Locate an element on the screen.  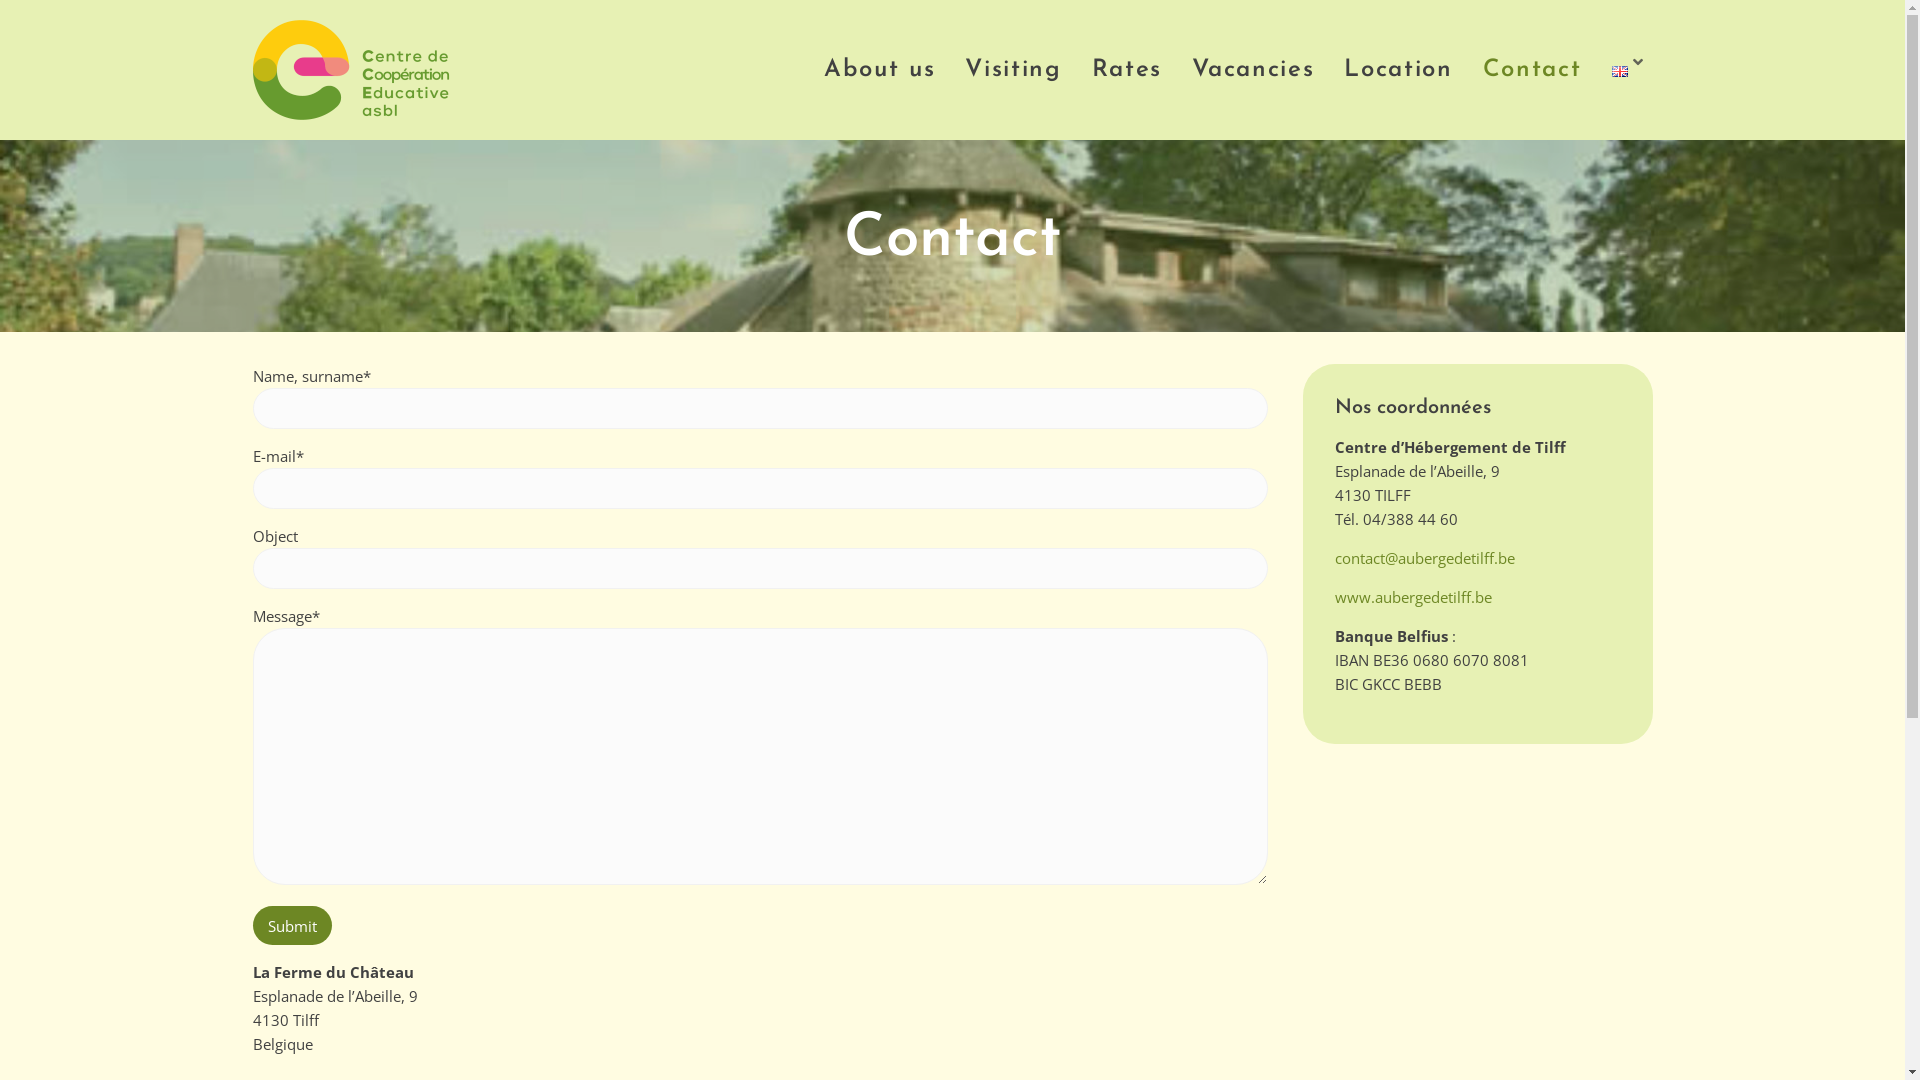
'contact@aubergedetilff.be' is located at coordinates (1423, 558).